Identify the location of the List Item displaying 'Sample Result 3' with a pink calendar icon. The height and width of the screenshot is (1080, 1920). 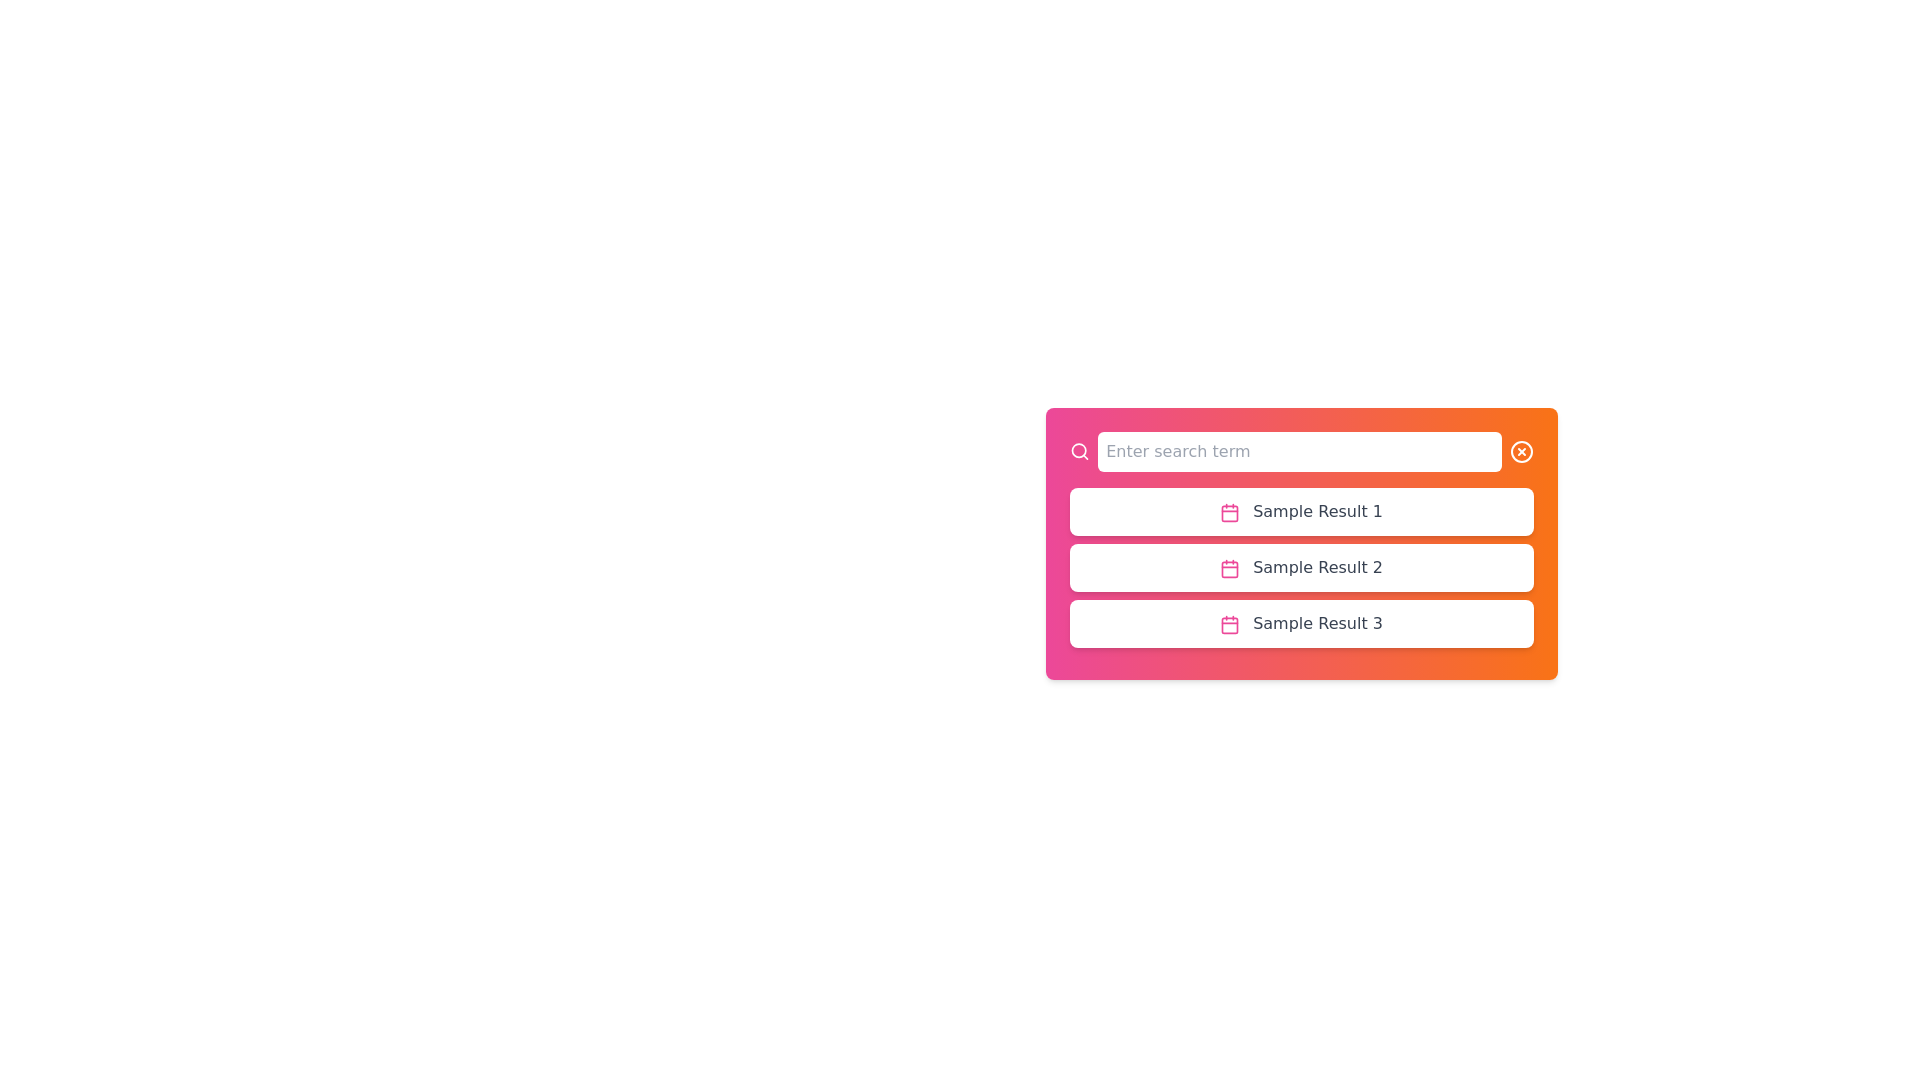
(1301, 623).